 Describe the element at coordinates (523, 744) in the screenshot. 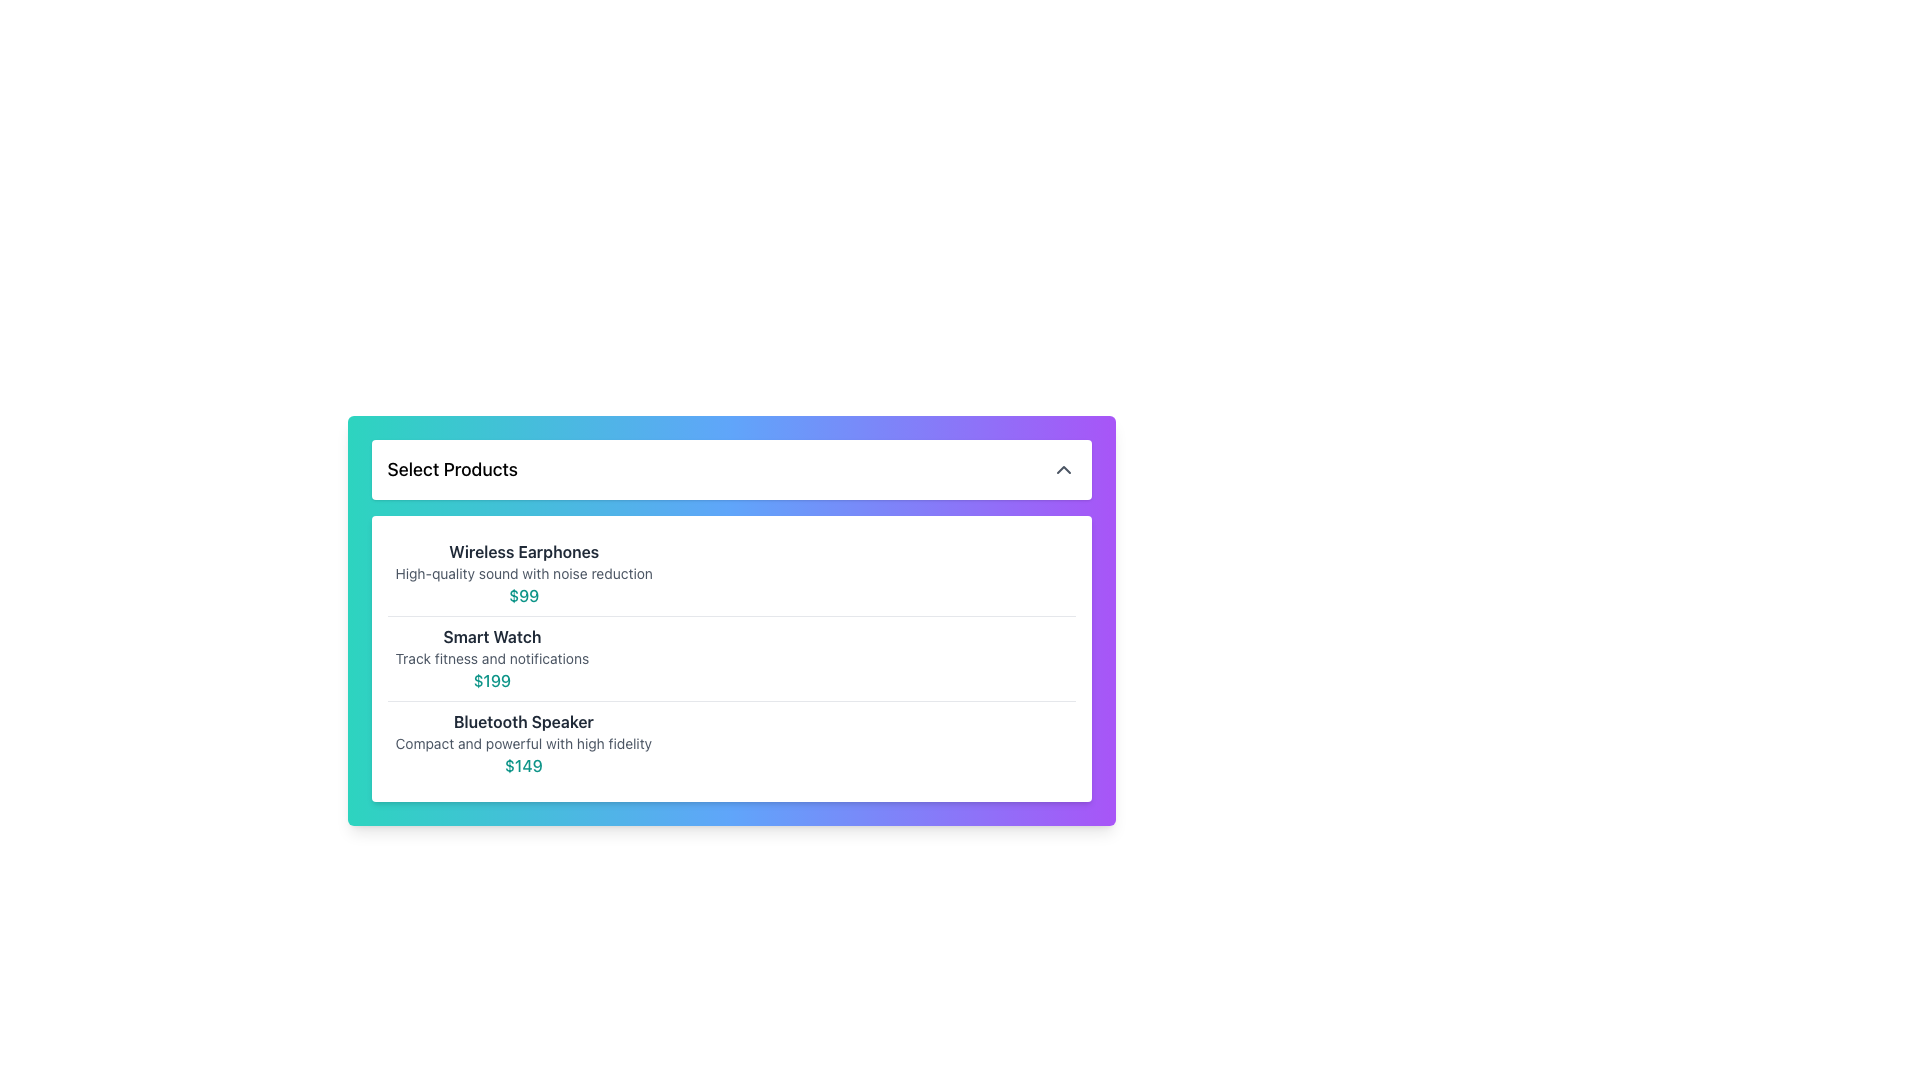

I see `text content of the descriptive text label that reads 'Compact and powerful with high fidelity', which is styled in gray and positioned between the title 'Bluetooth Speaker' and the price '$149'` at that location.